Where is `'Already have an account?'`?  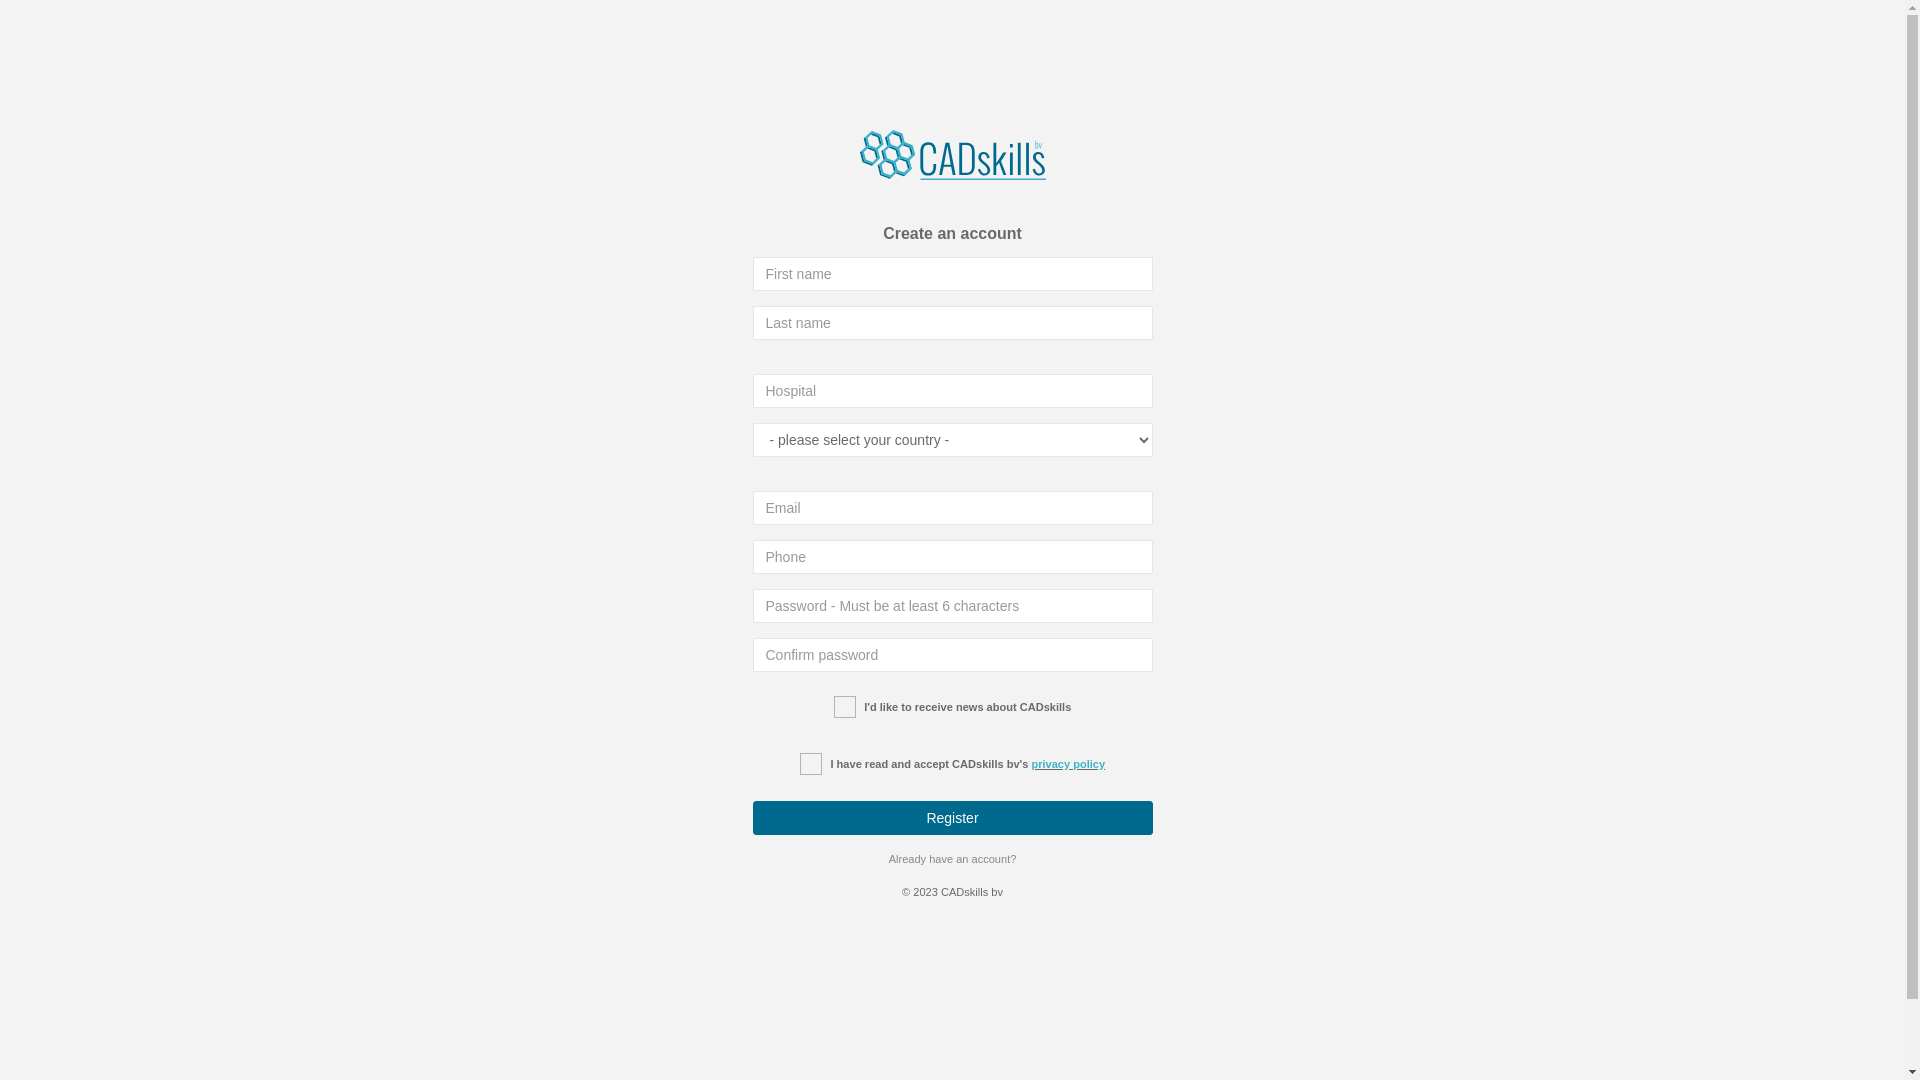 'Already have an account?' is located at coordinates (952, 857).